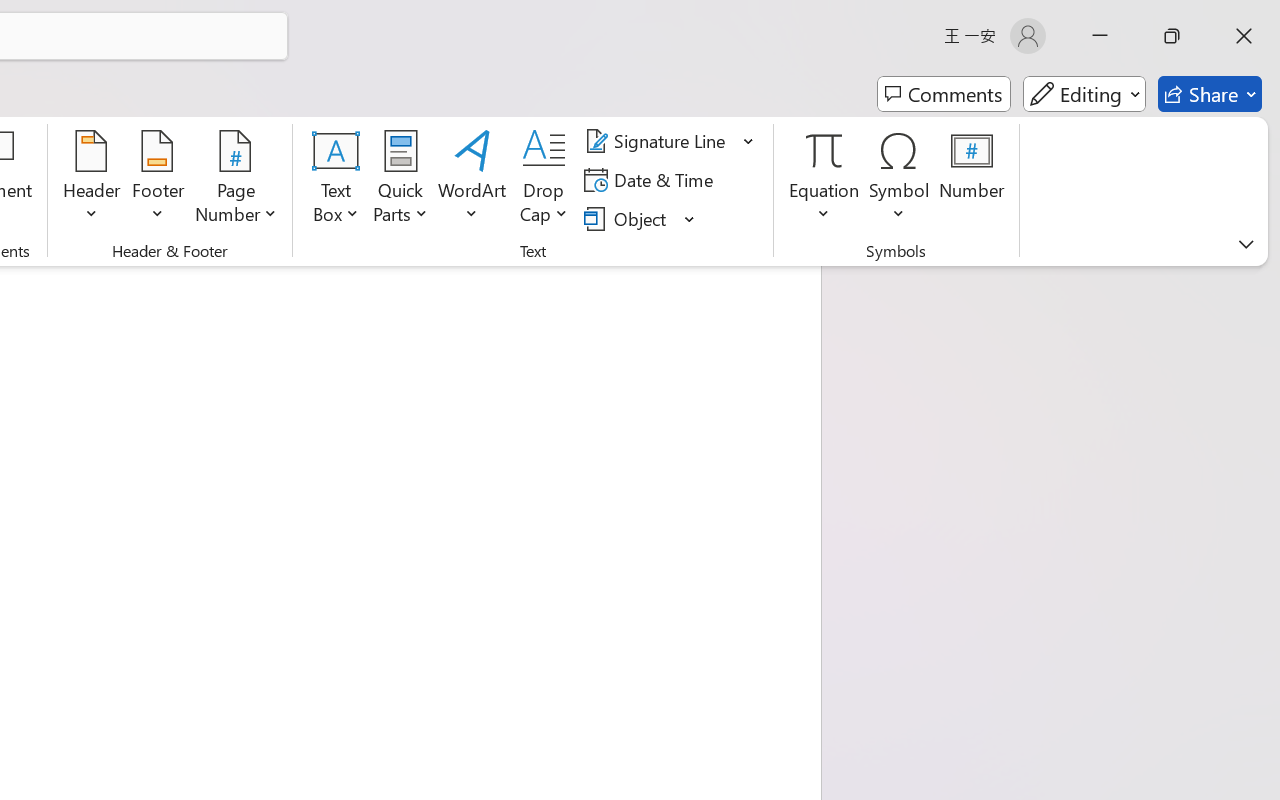 The image size is (1280, 800). Describe the element at coordinates (1172, 35) in the screenshot. I see `'Restore Down'` at that location.